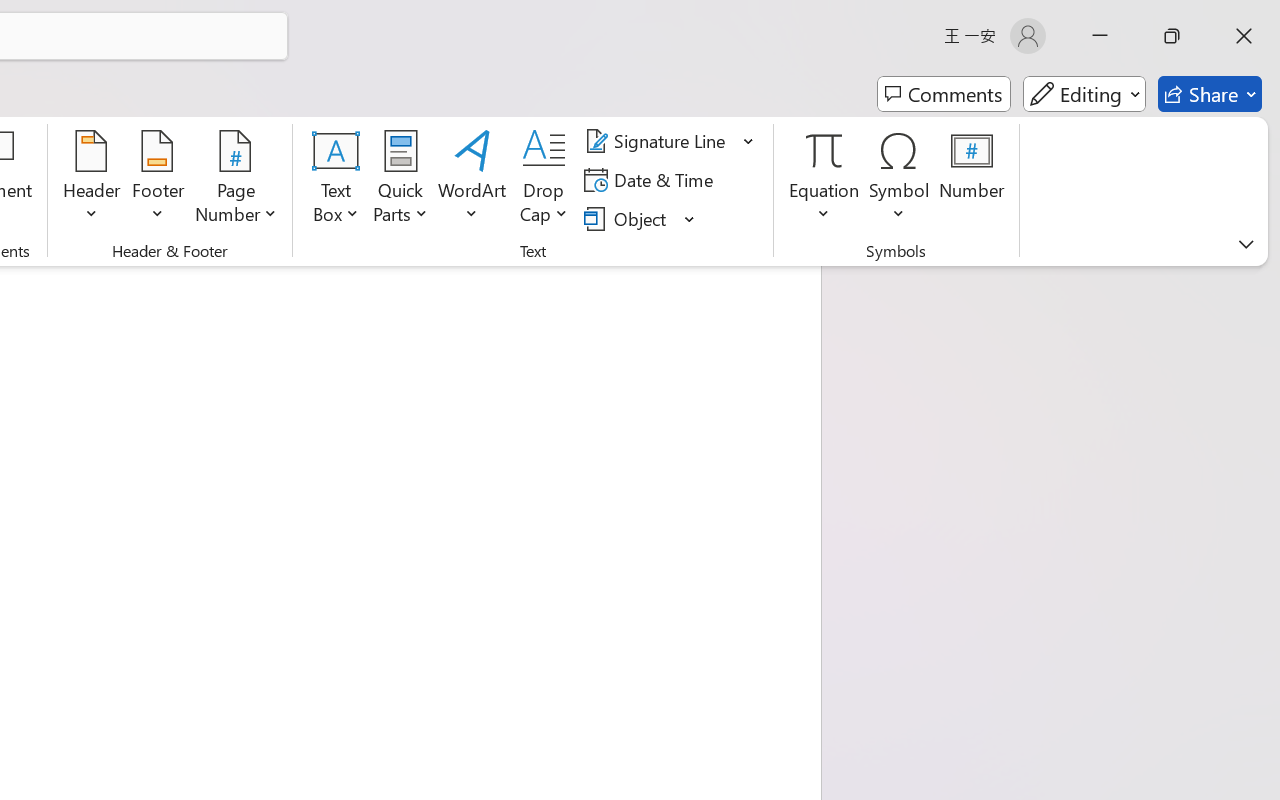 The image size is (1280, 800). Describe the element at coordinates (1172, 35) in the screenshot. I see `'Restore Down'` at that location.